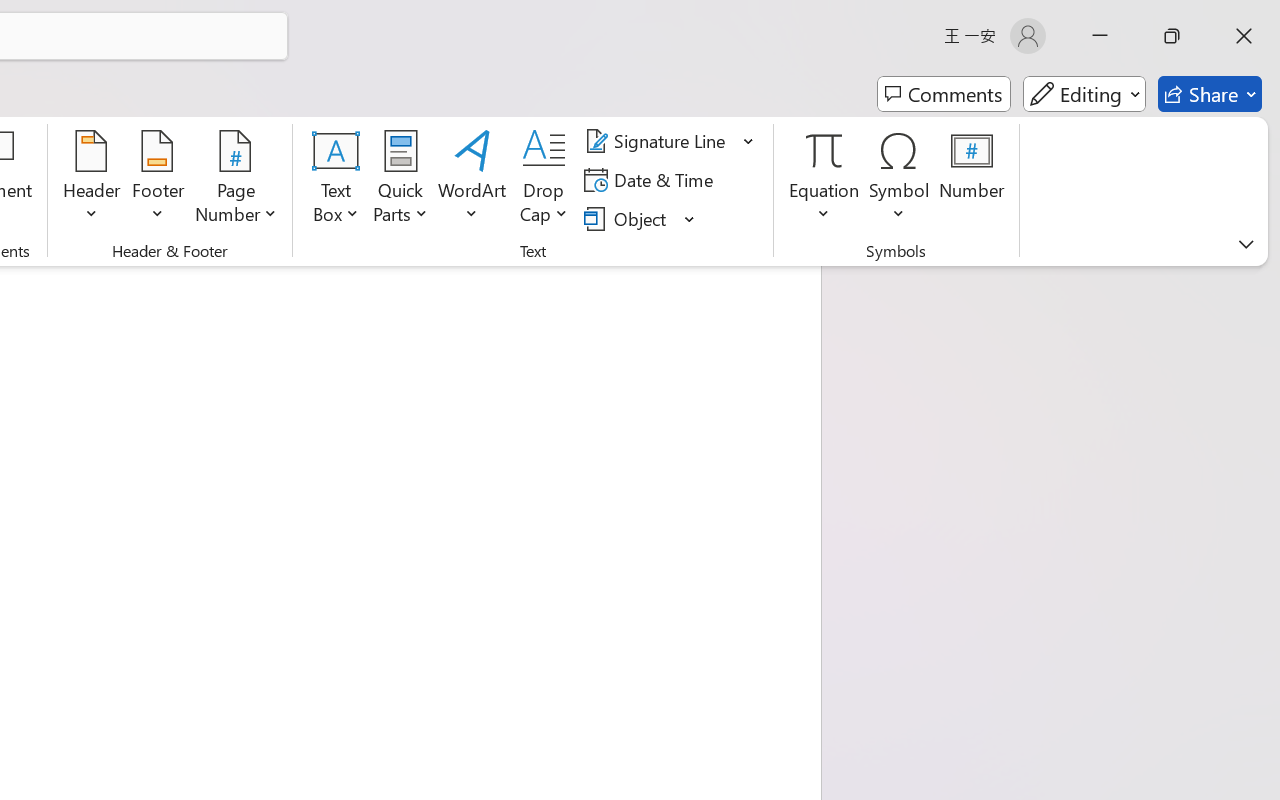 The image size is (1280, 800). Describe the element at coordinates (1172, 35) in the screenshot. I see `'Restore Down'` at that location.